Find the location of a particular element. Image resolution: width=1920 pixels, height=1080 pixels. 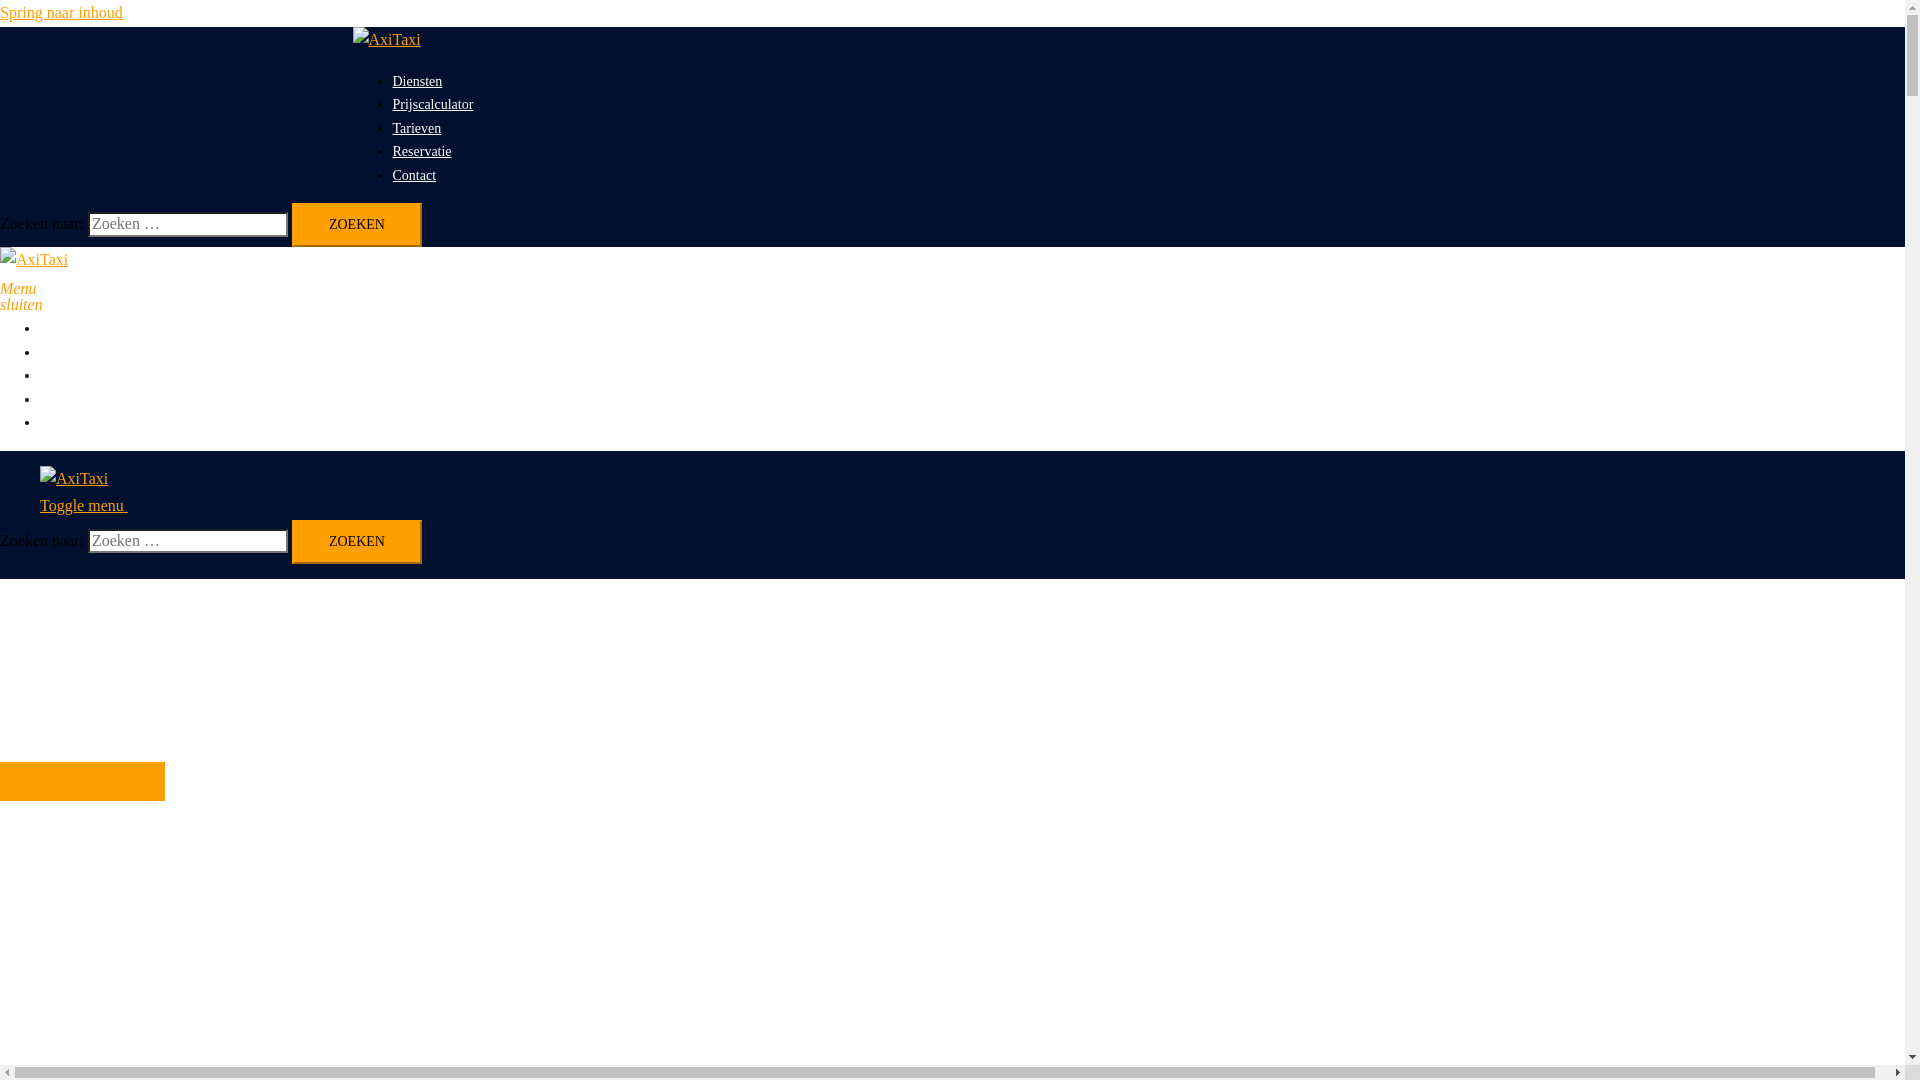

'AxiTaxi' is located at coordinates (385, 39).